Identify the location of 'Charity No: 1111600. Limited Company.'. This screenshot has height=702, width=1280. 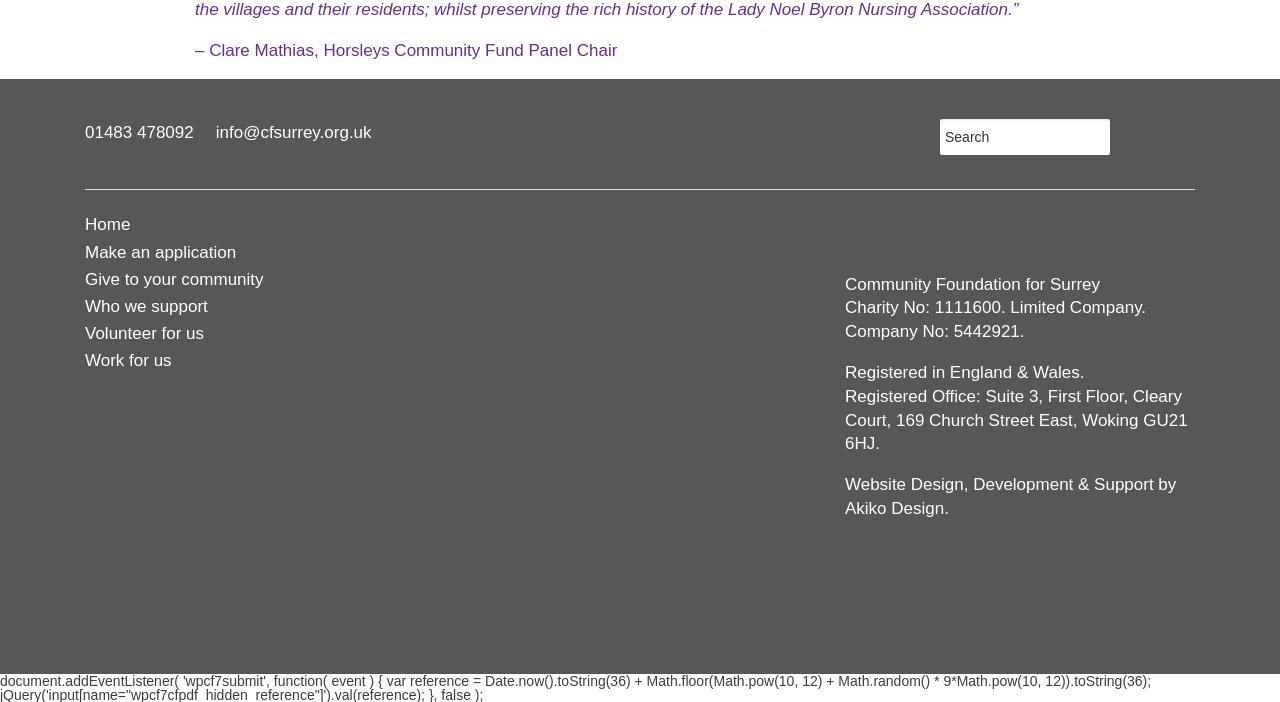
(844, 307).